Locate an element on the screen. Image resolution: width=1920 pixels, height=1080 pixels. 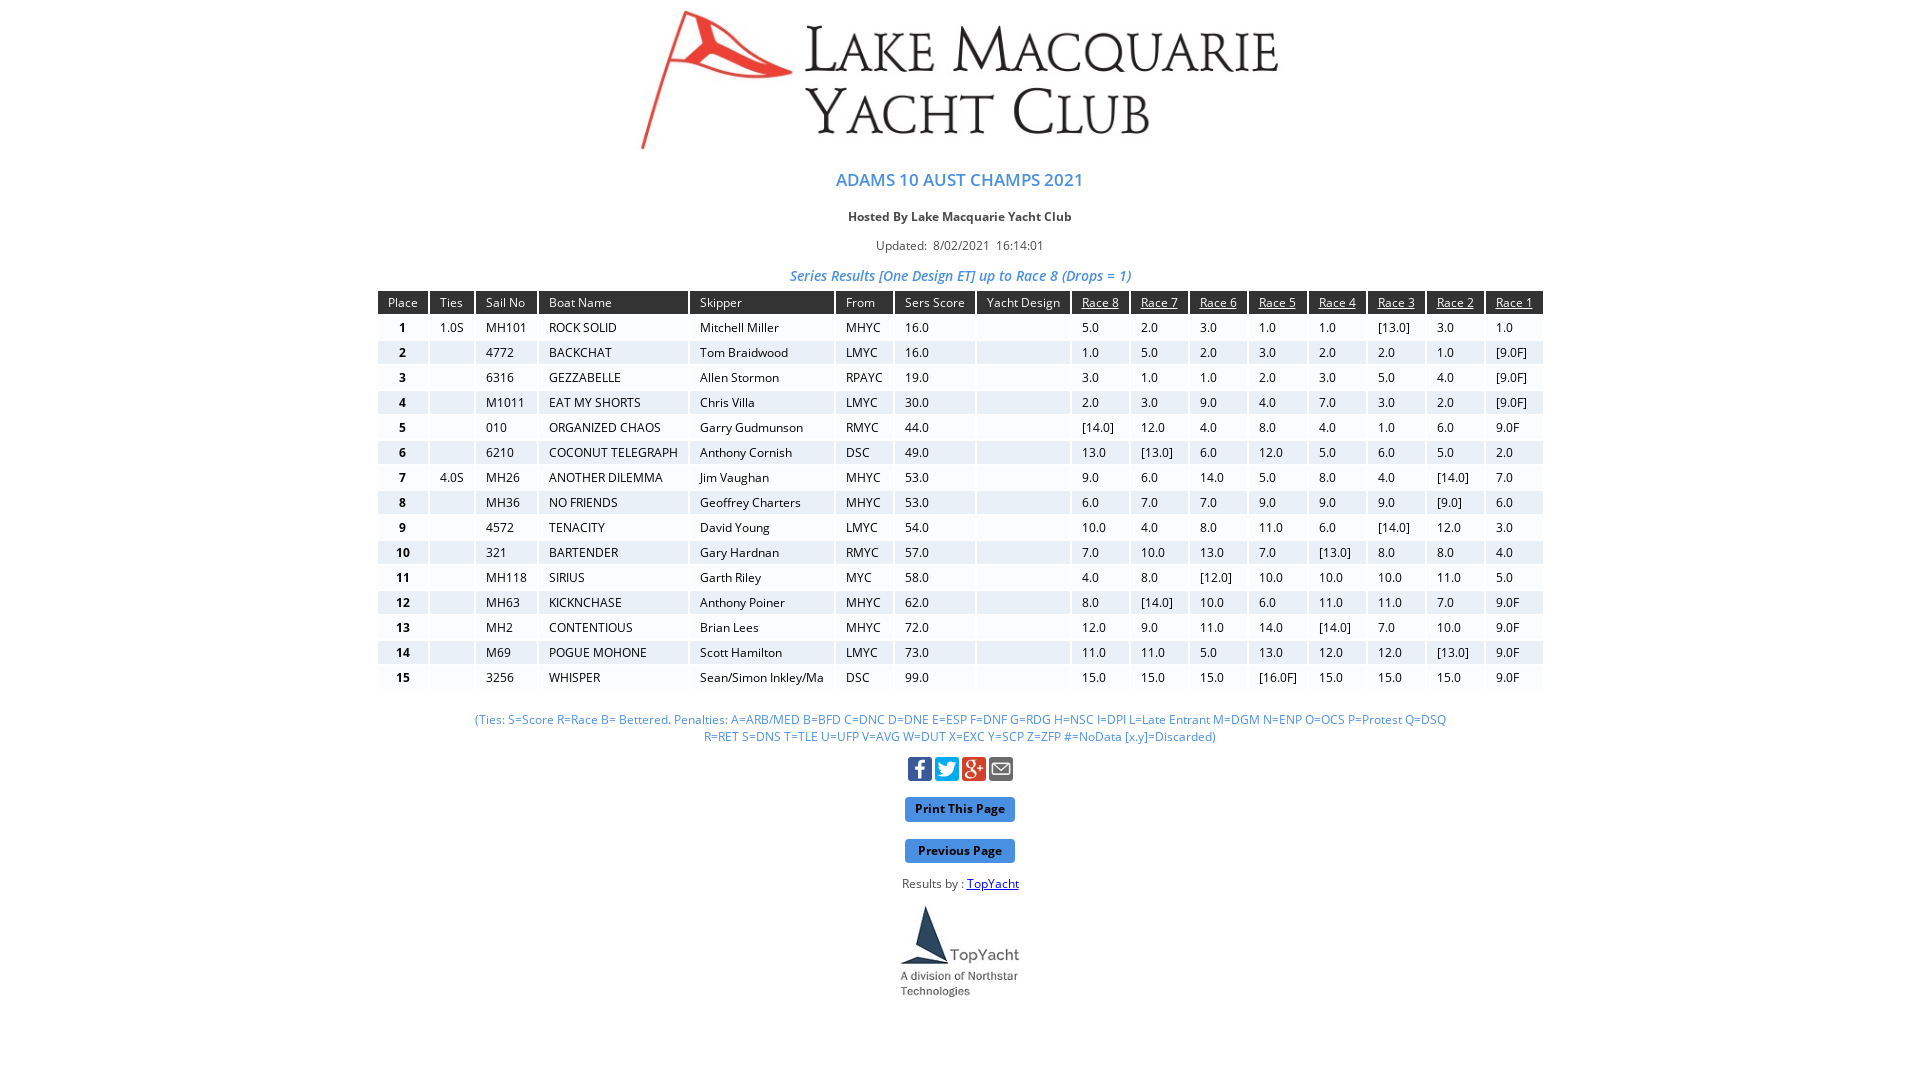
'Race 6' is located at coordinates (1217, 302).